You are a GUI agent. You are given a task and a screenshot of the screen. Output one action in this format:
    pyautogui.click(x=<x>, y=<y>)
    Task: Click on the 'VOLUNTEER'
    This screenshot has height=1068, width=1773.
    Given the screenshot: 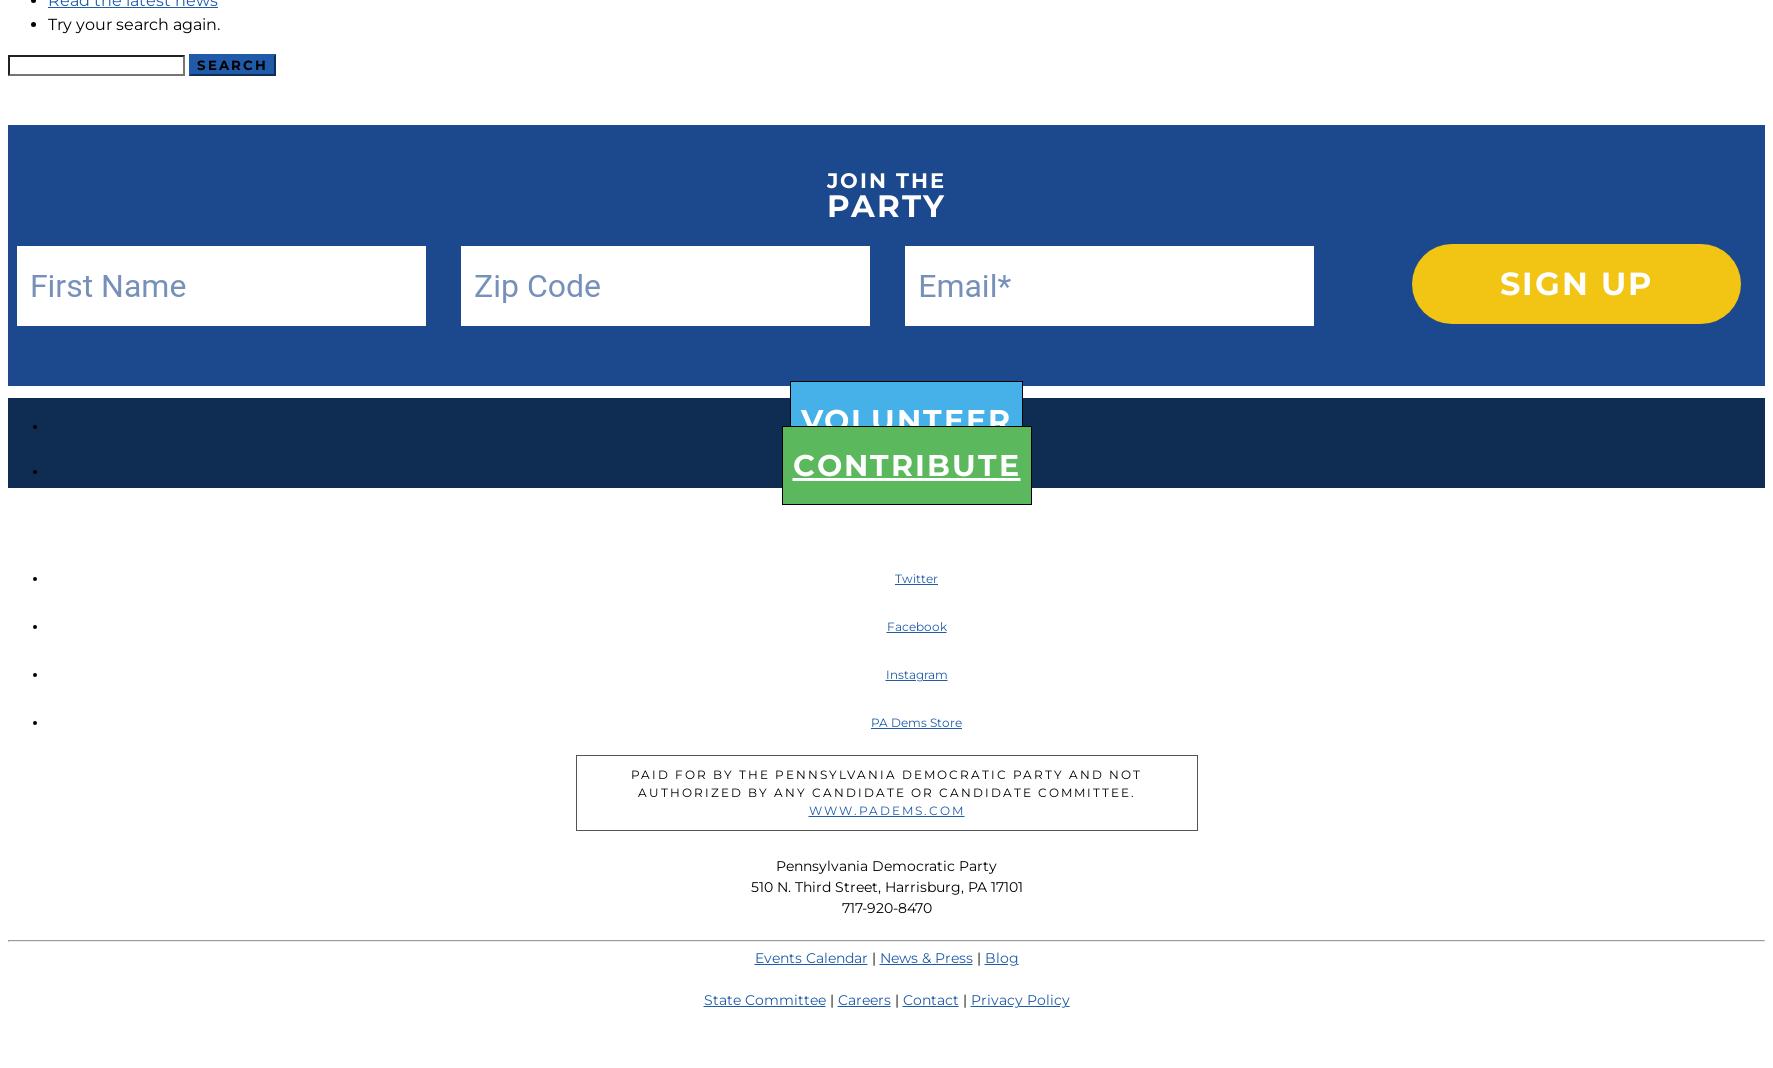 What is the action you would take?
    pyautogui.click(x=906, y=420)
    